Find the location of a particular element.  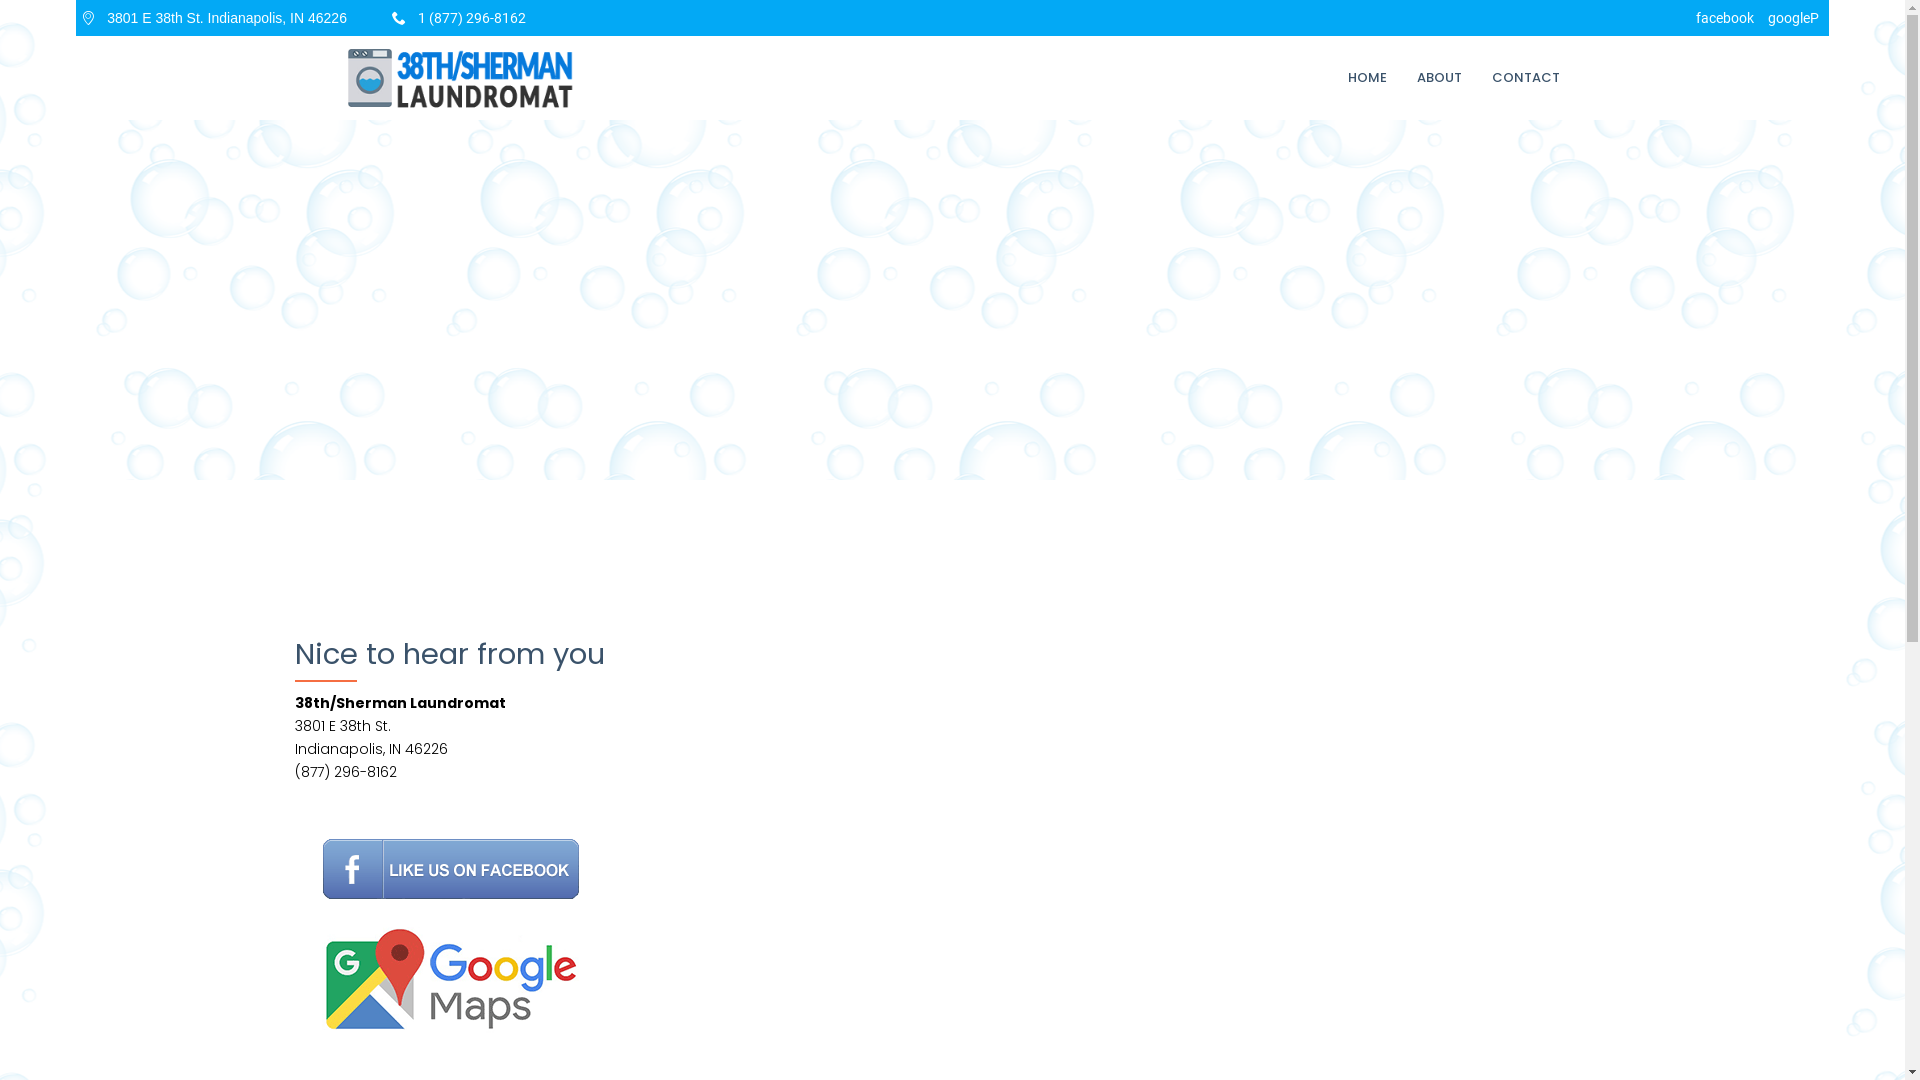

'CONTACT' is located at coordinates (1525, 76).